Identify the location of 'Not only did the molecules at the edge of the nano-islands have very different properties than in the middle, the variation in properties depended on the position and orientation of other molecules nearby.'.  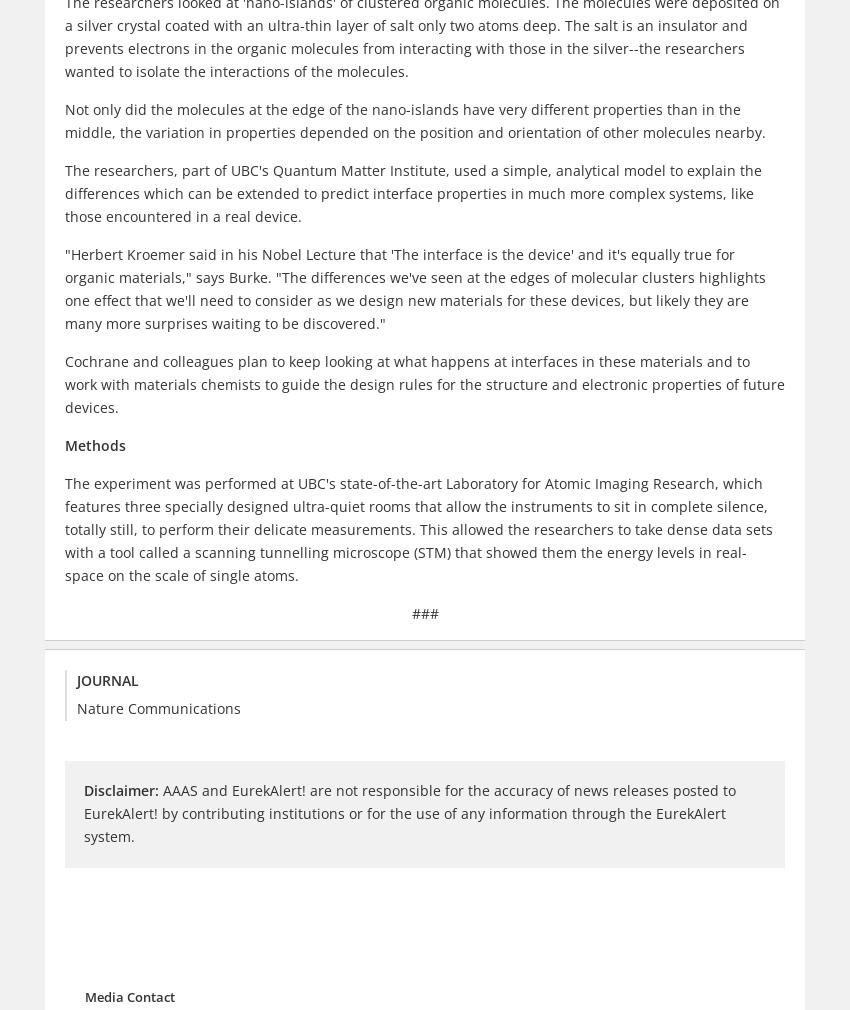
(415, 118).